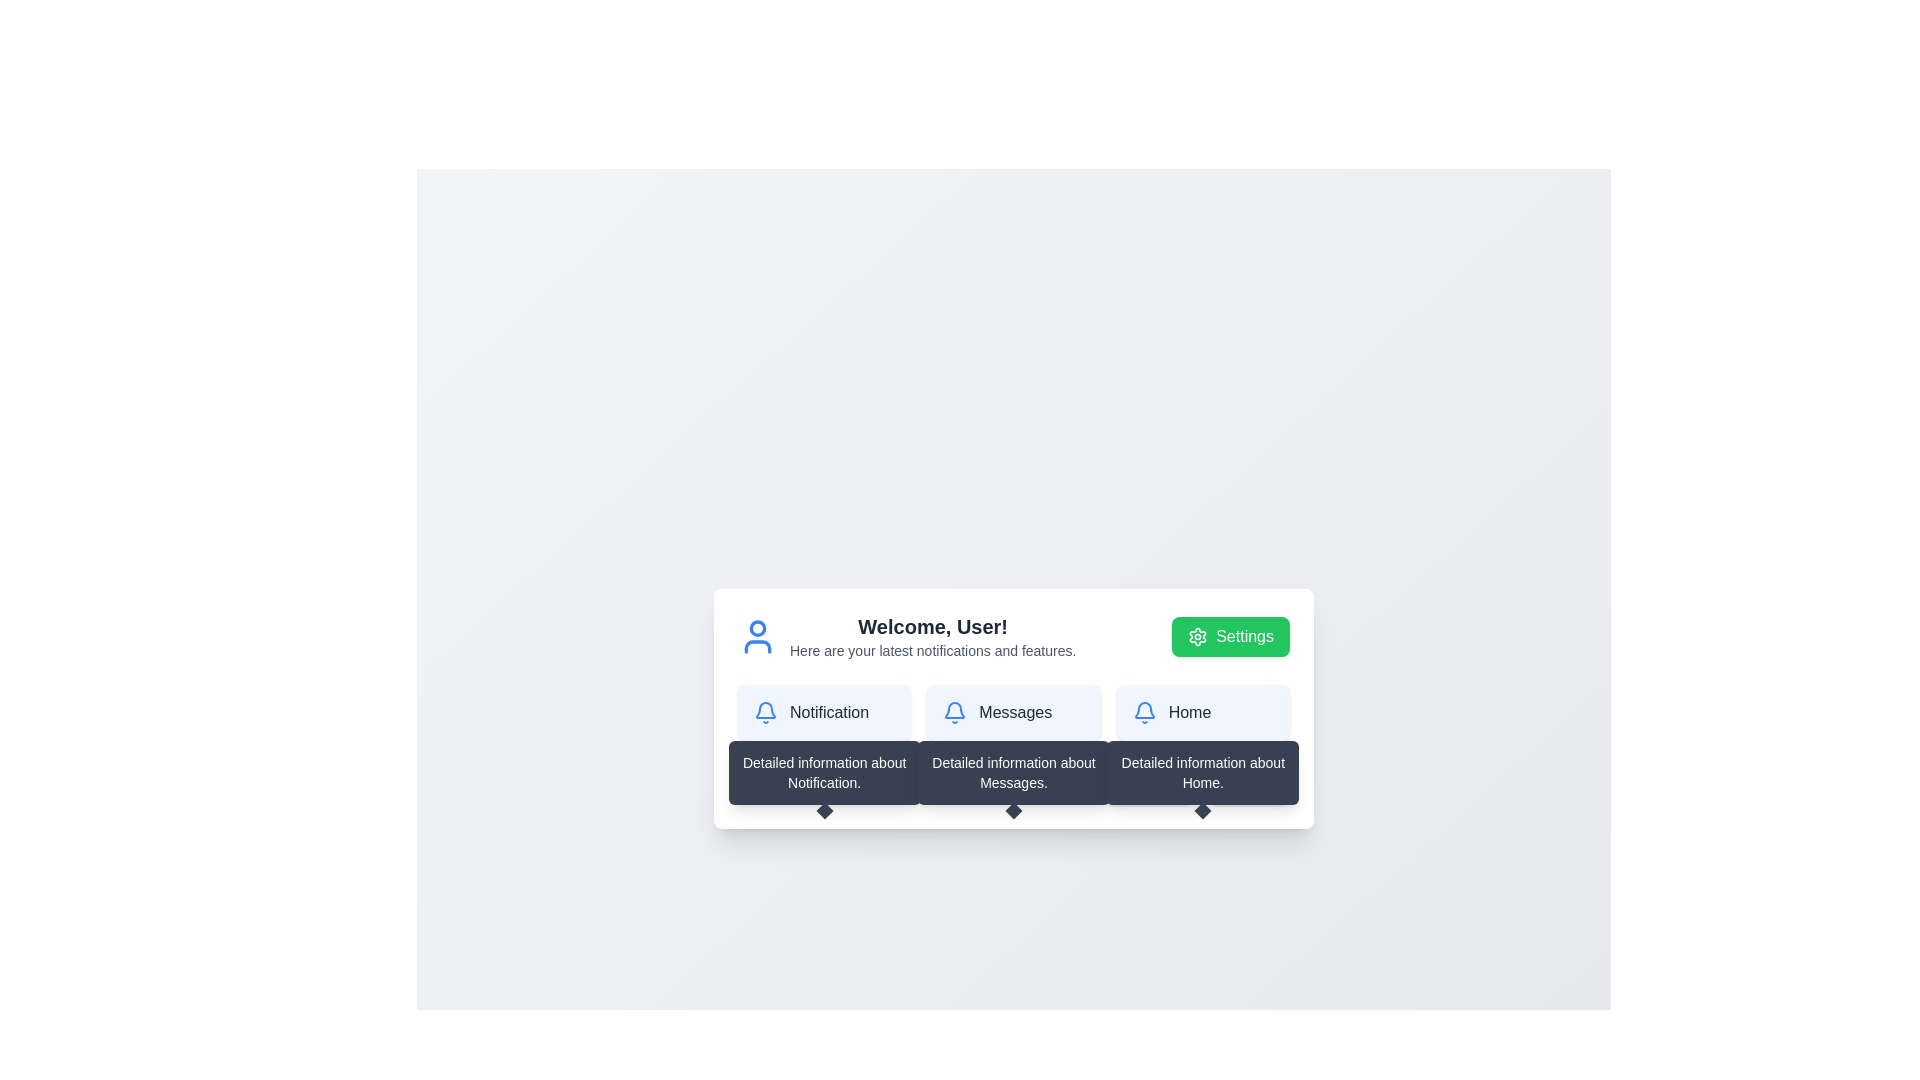  I want to click on the 'Home' text label which is the third item in a horizontal menu, styled with a sans-serif font in dark gray and accompanied by a blue bell icon on its left, so click(1202, 712).